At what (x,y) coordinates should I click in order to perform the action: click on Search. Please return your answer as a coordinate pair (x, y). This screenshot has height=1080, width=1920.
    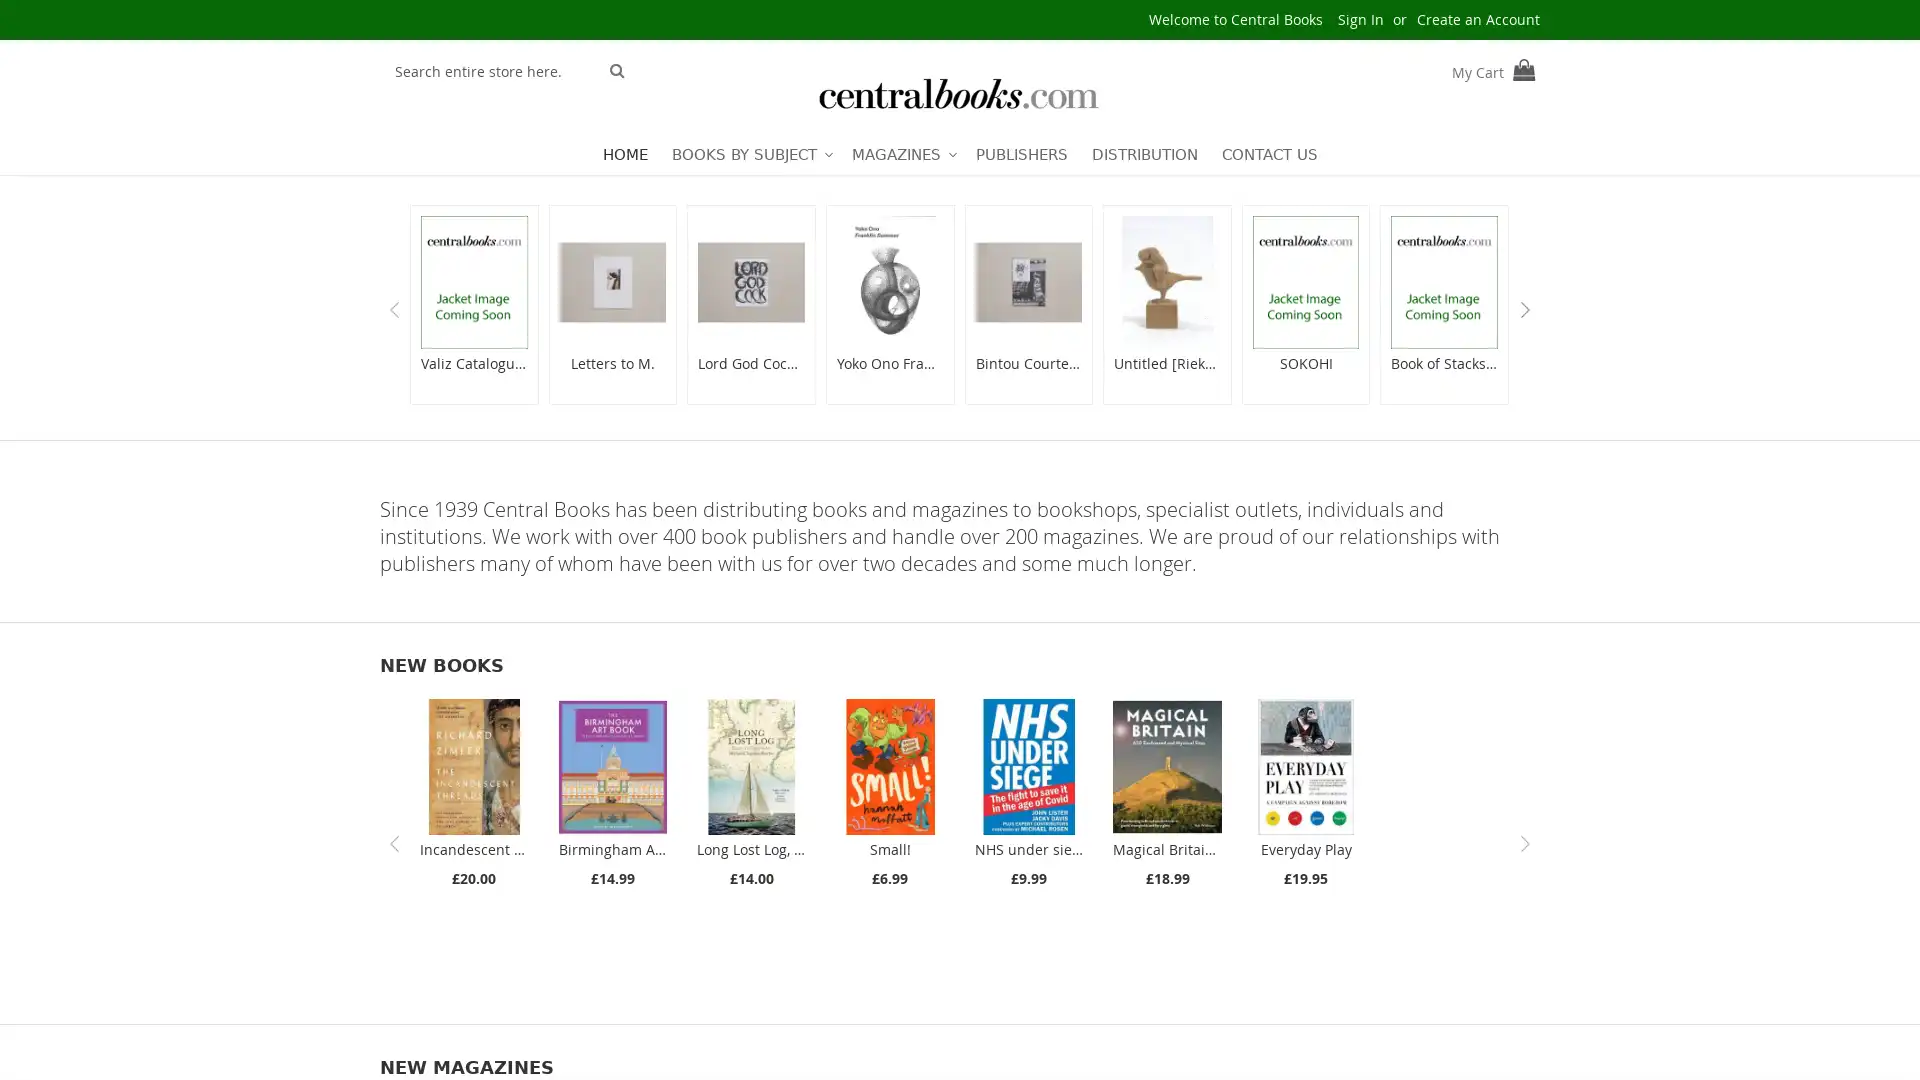
    Looking at the image, I should click on (616, 68).